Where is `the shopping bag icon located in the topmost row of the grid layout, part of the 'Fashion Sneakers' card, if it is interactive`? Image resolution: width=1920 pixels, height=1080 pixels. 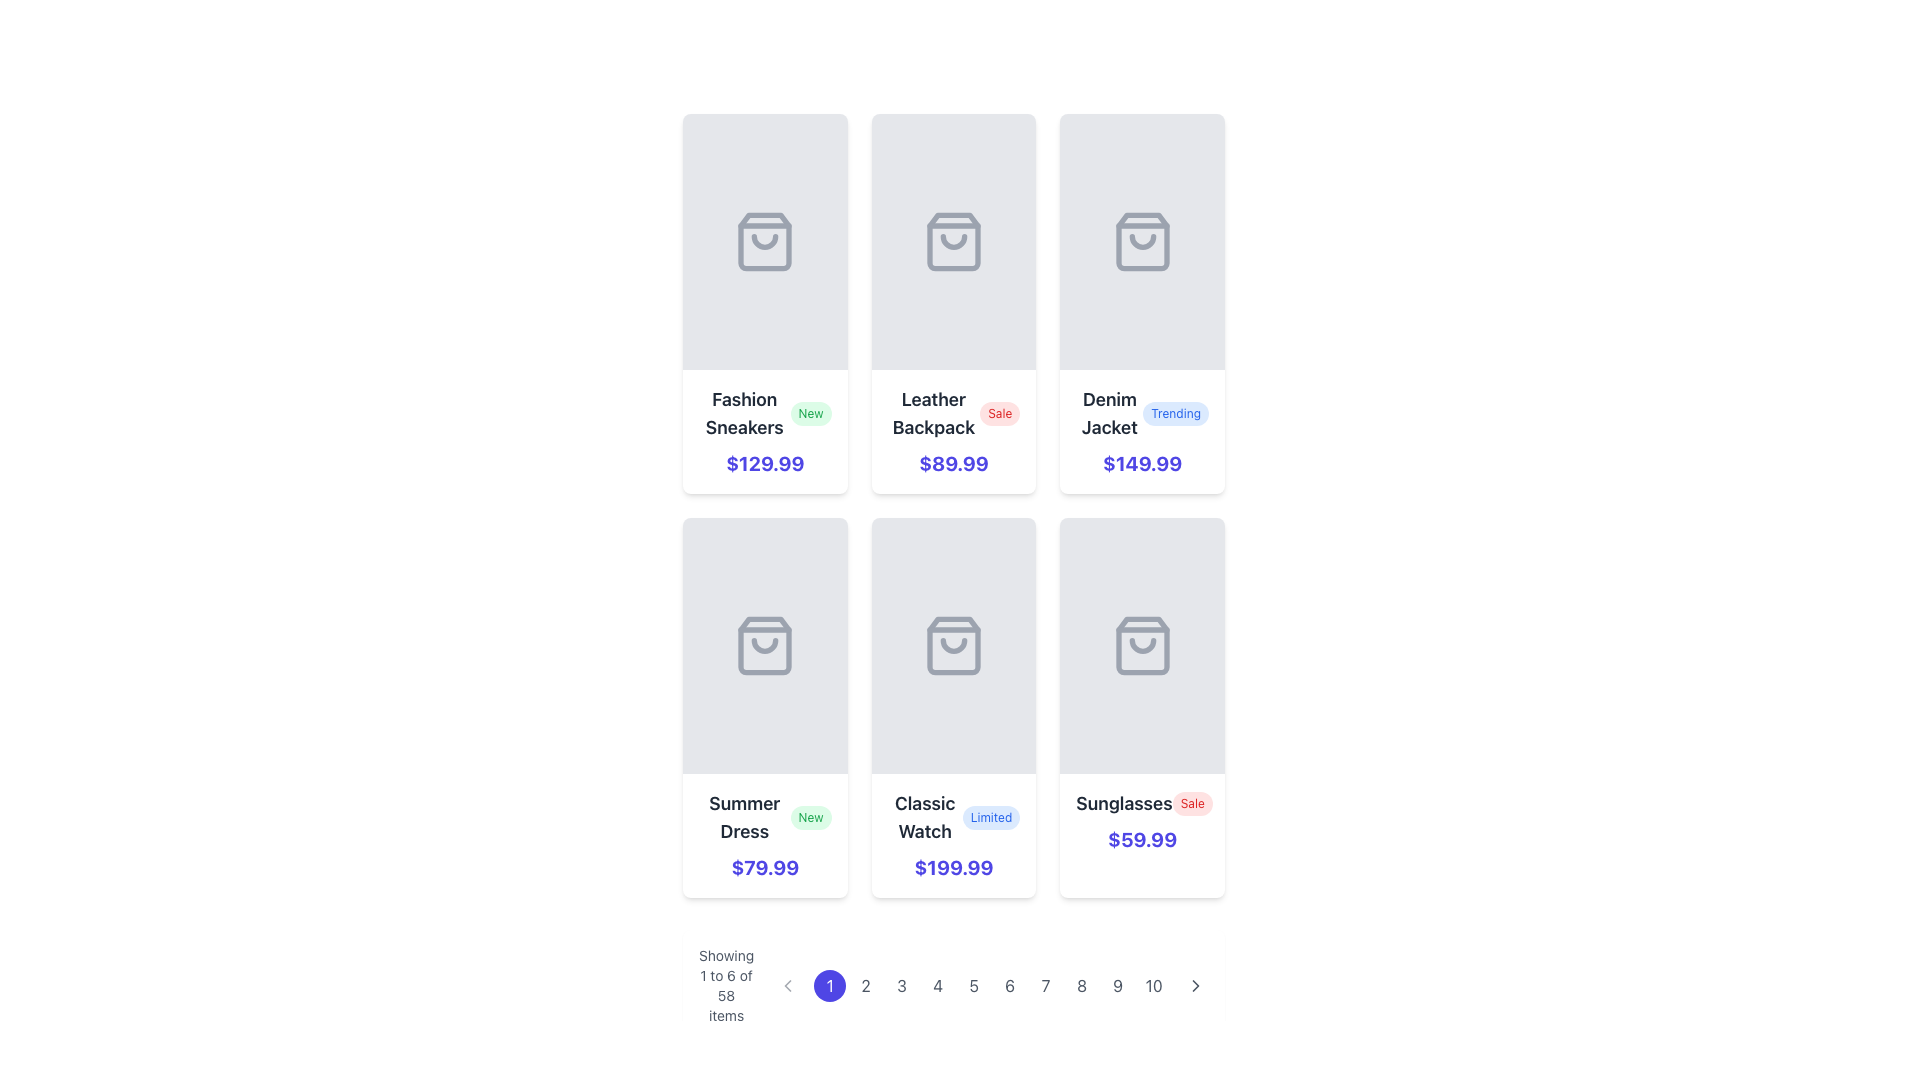
the shopping bag icon located in the topmost row of the grid layout, part of the 'Fashion Sneakers' card, if it is interactive is located at coordinates (764, 241).